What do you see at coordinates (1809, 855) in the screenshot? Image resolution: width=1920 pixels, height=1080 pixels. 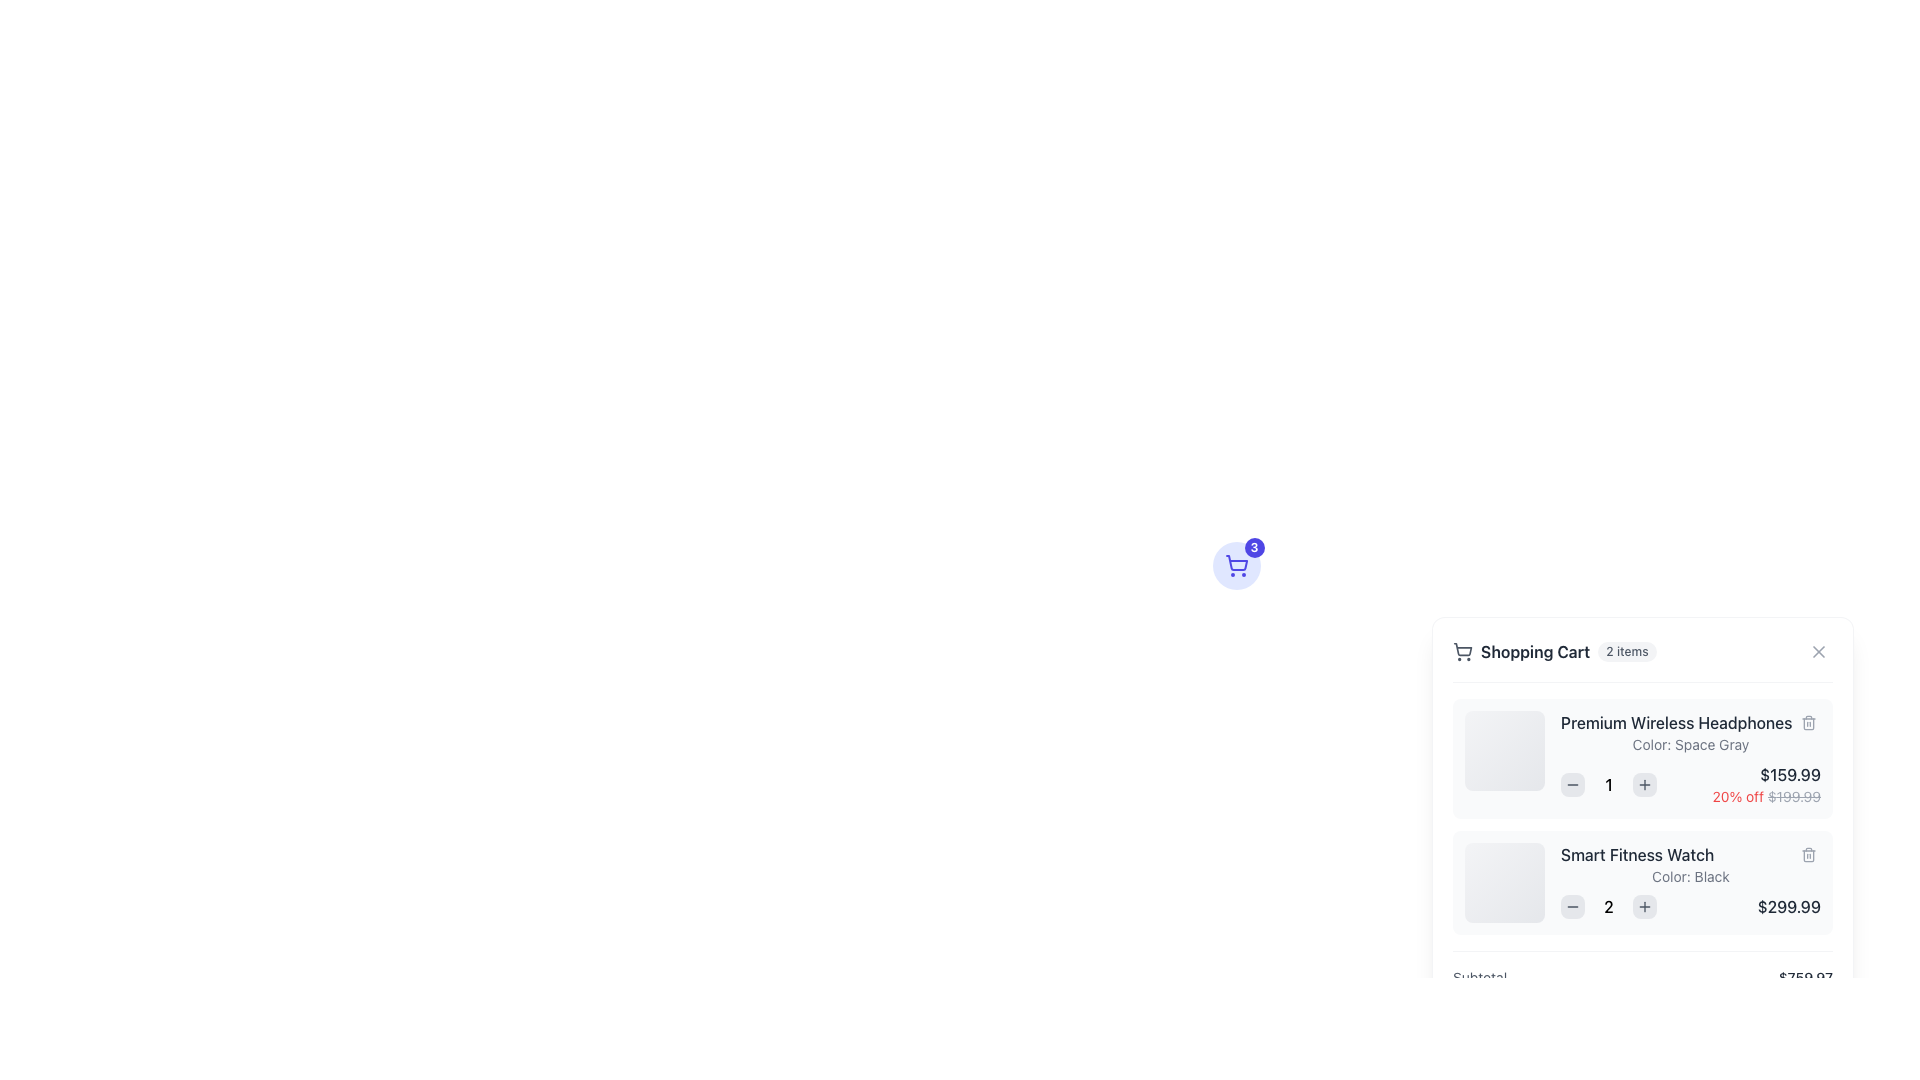 I see `the delete button located to the right of the 'Smart Fitness Watch' item in the shopping cart` at bounding box center [1809, 855].